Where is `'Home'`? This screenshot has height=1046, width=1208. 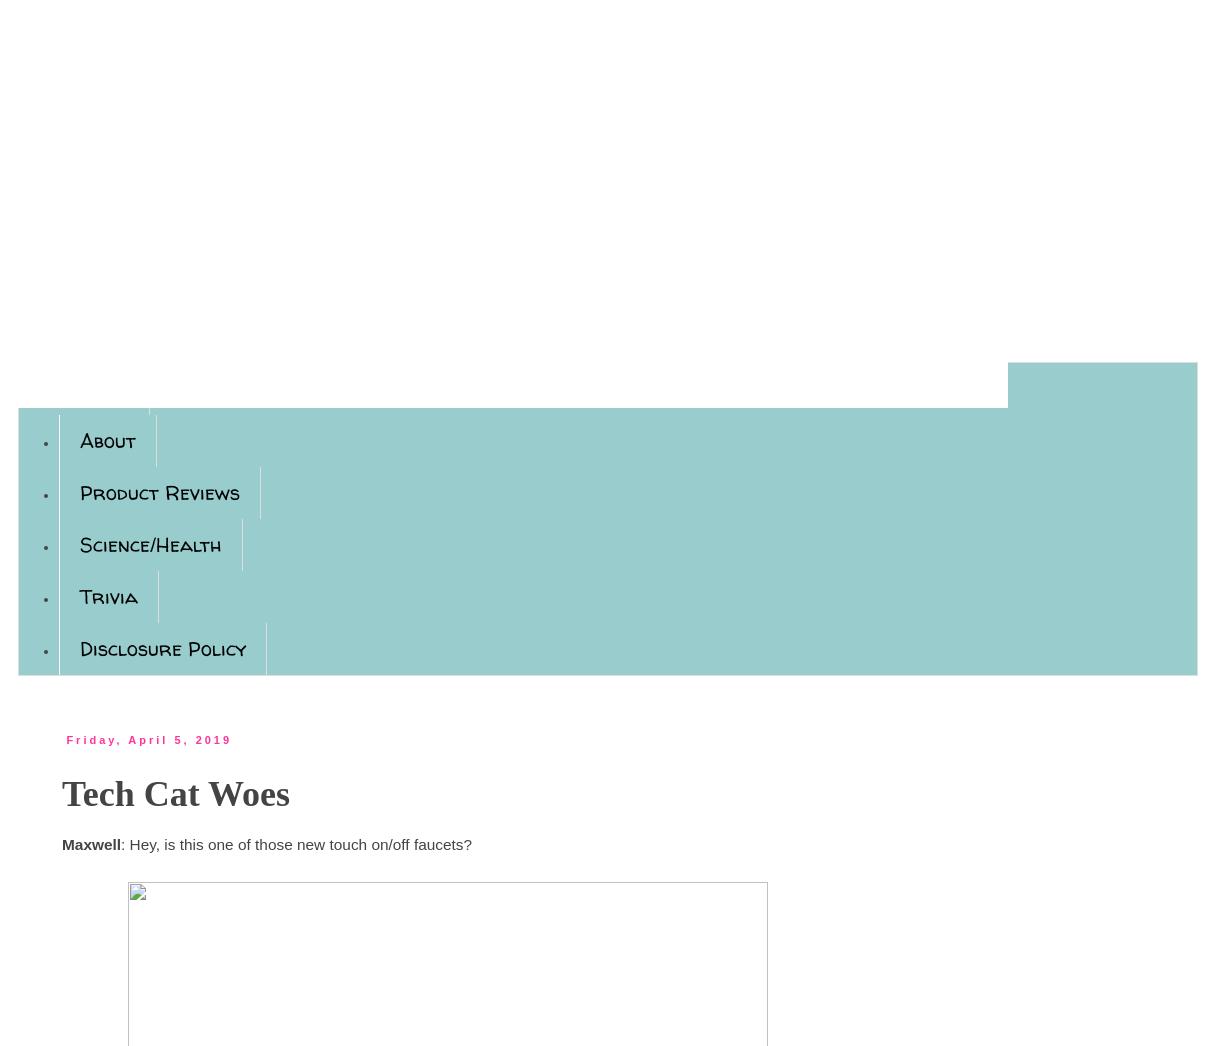
'Home' is located at coordinates (103, 388).